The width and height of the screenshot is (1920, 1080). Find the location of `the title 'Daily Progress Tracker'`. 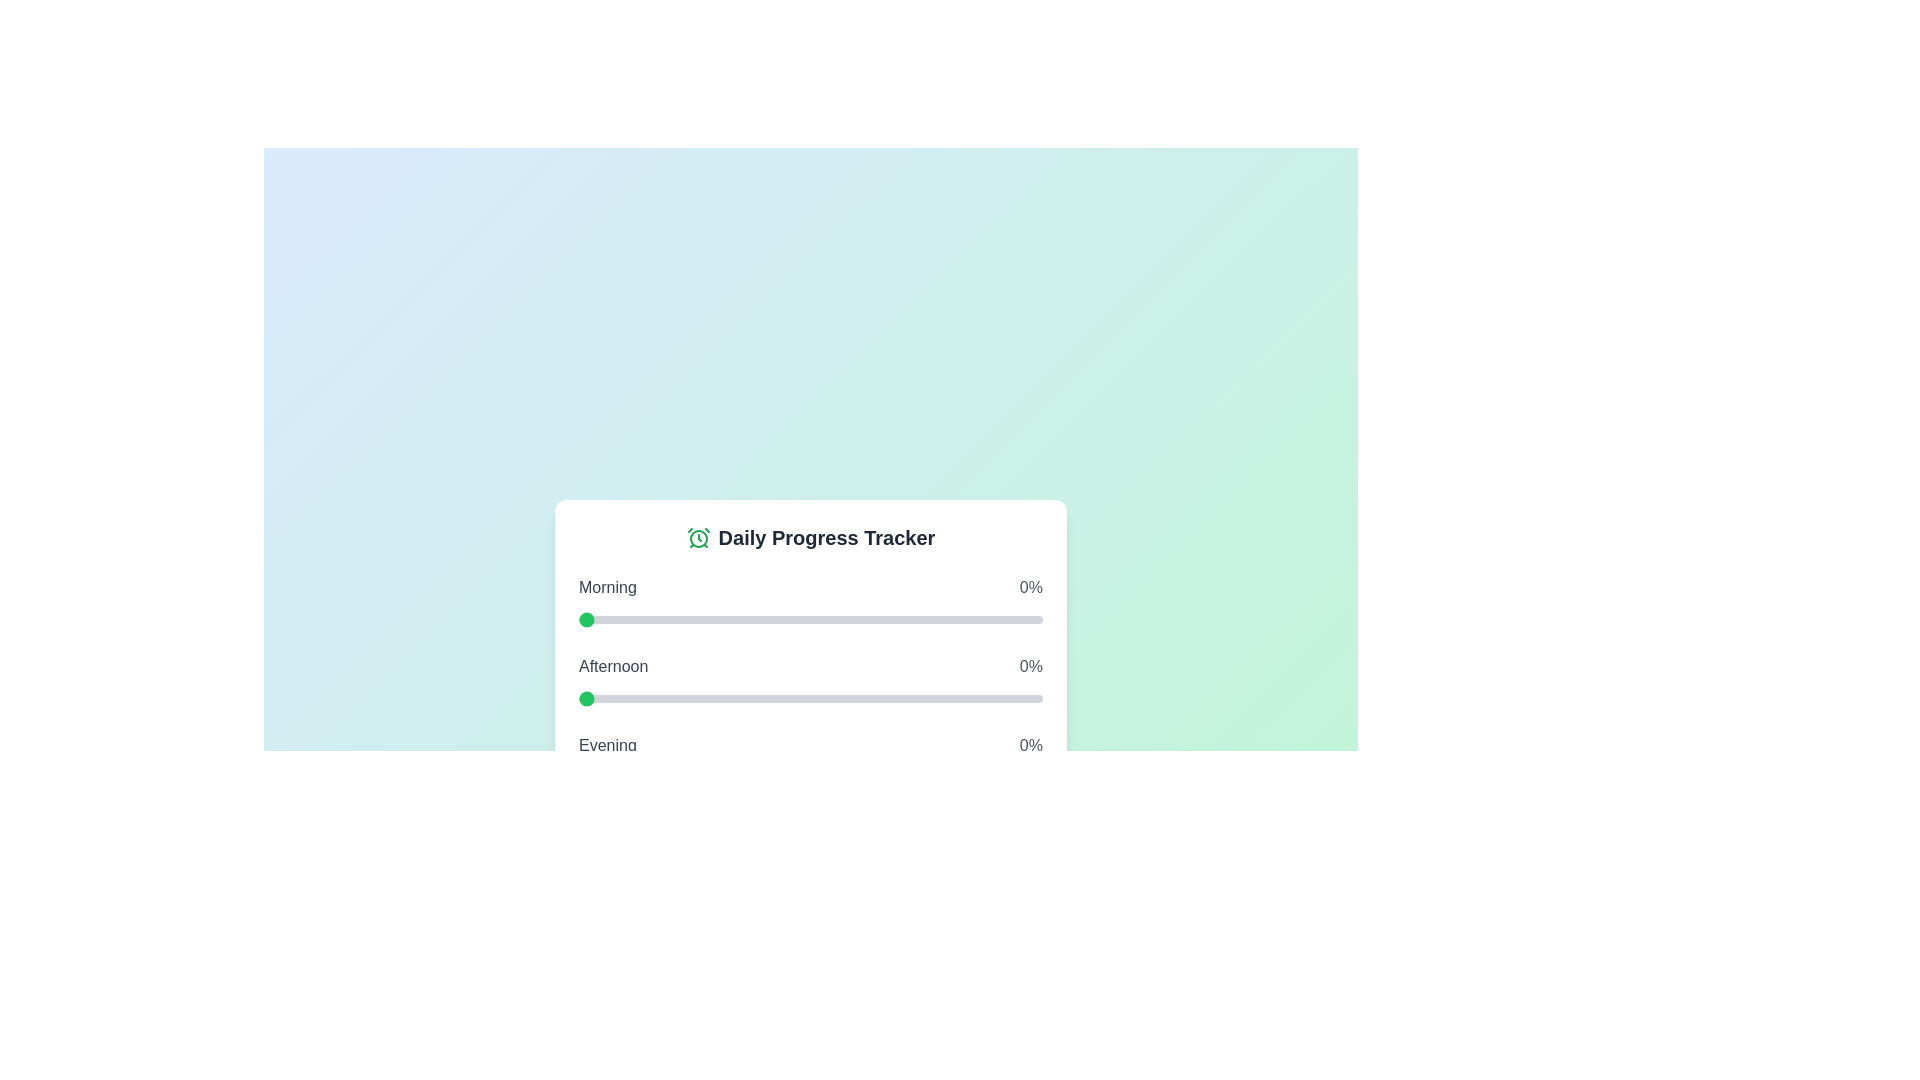

the title 'Daily Progress Tracker' is located at coordinates (811, 535).